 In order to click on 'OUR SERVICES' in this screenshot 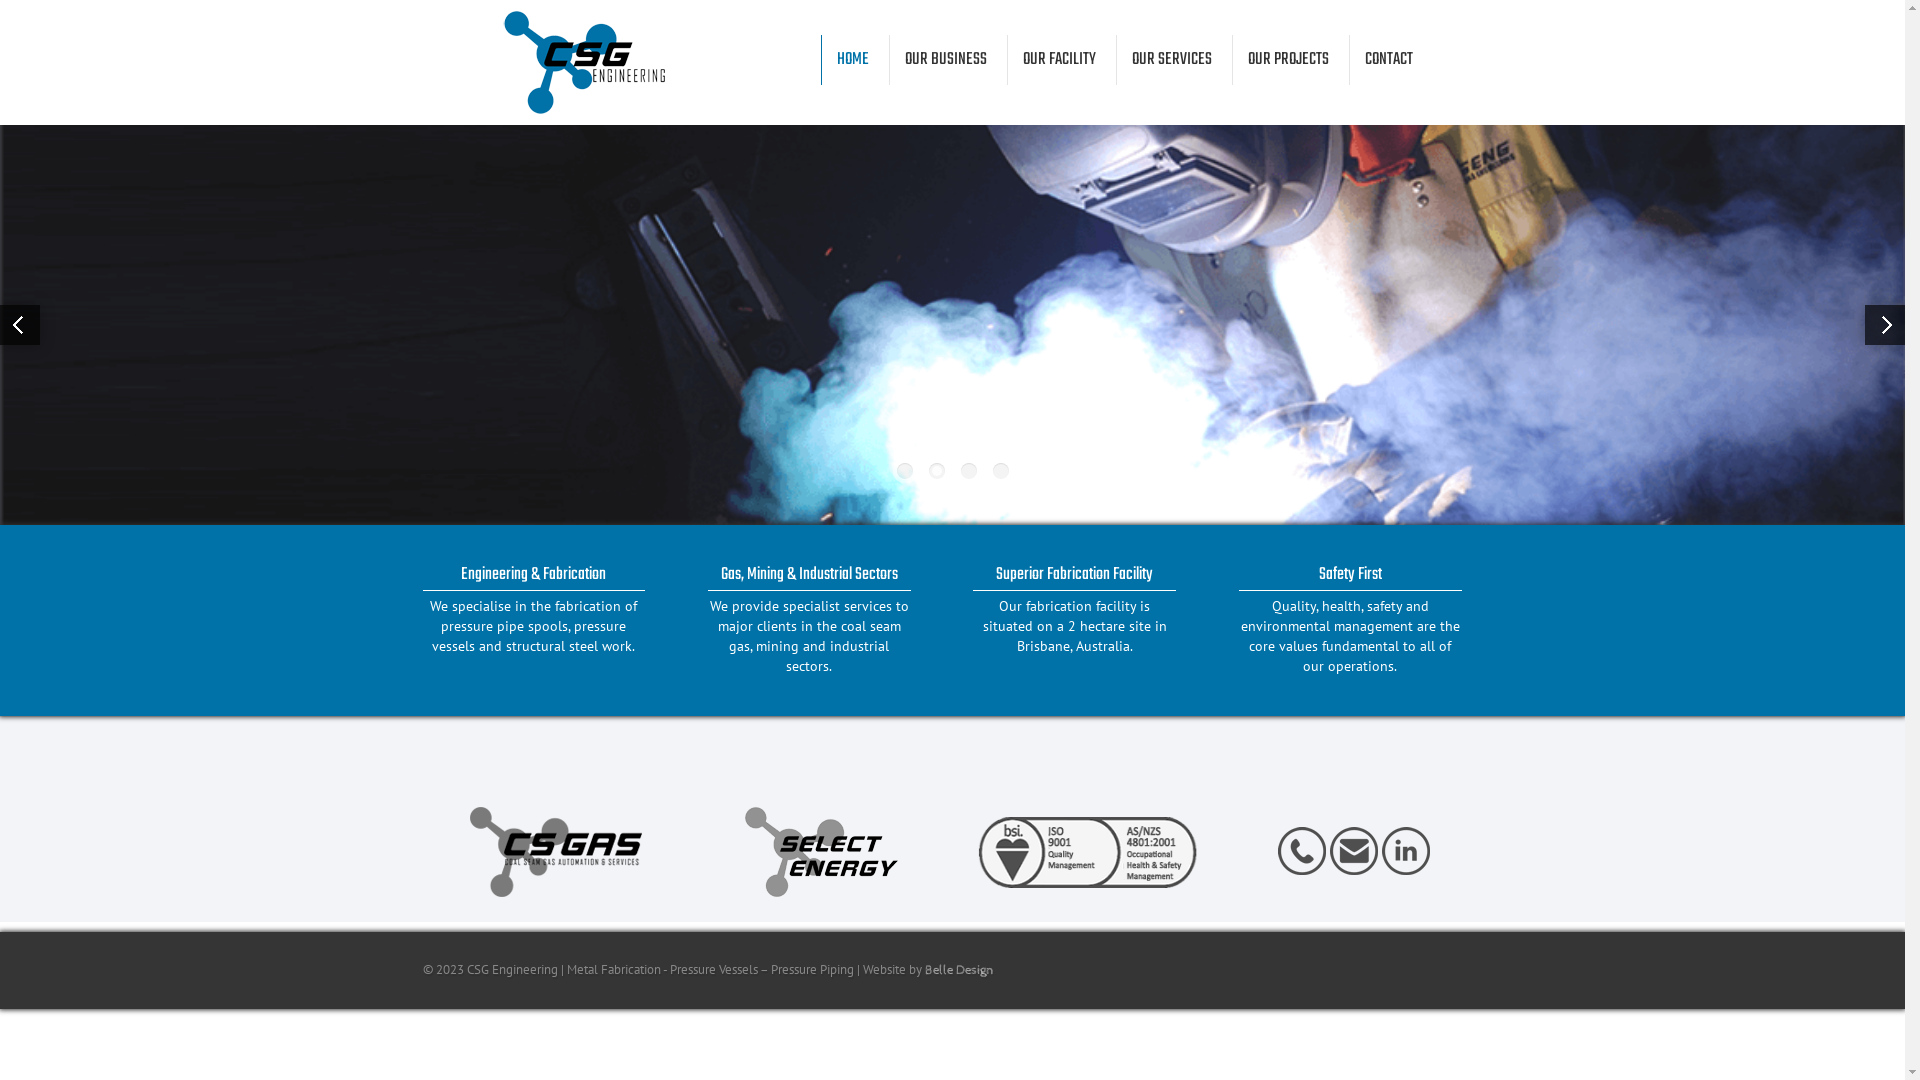, I will do `click(1171, 59)`.